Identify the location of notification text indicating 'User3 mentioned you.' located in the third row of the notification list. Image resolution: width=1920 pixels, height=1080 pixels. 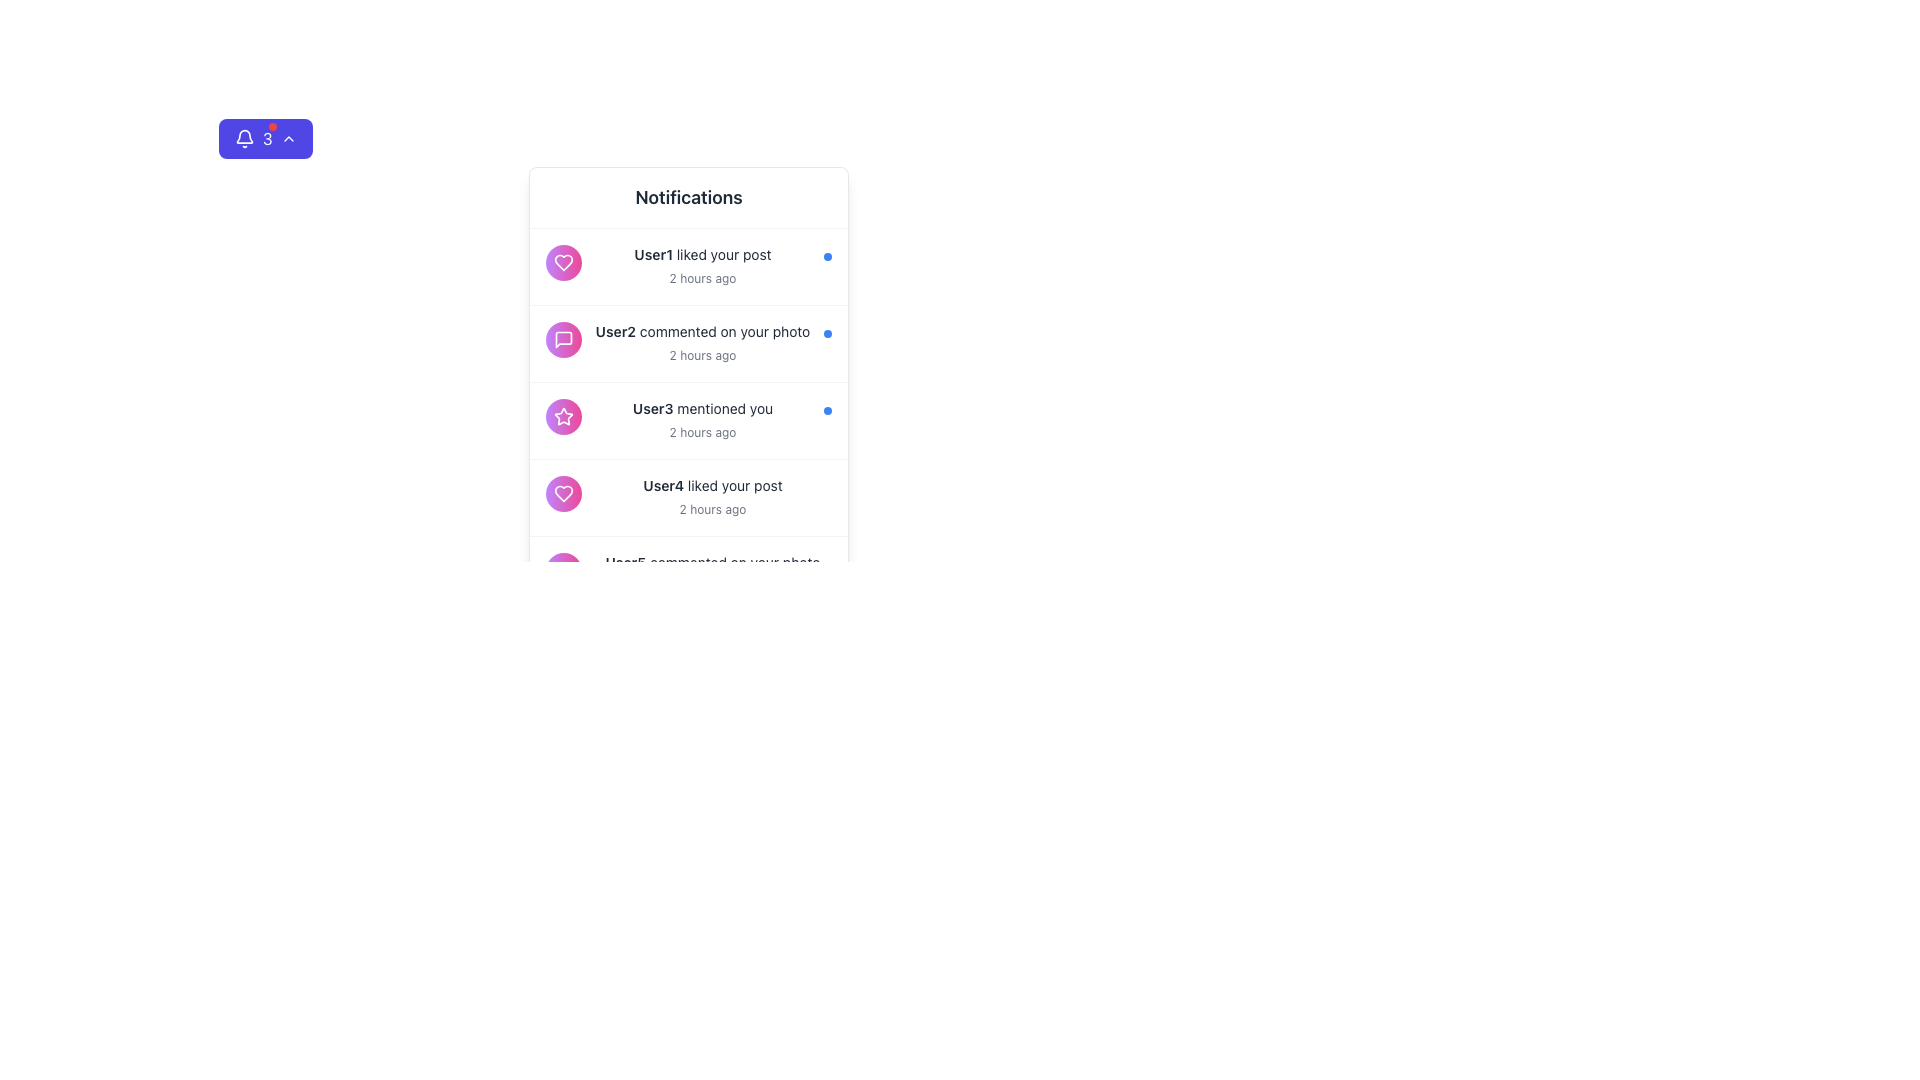
(702, 407).